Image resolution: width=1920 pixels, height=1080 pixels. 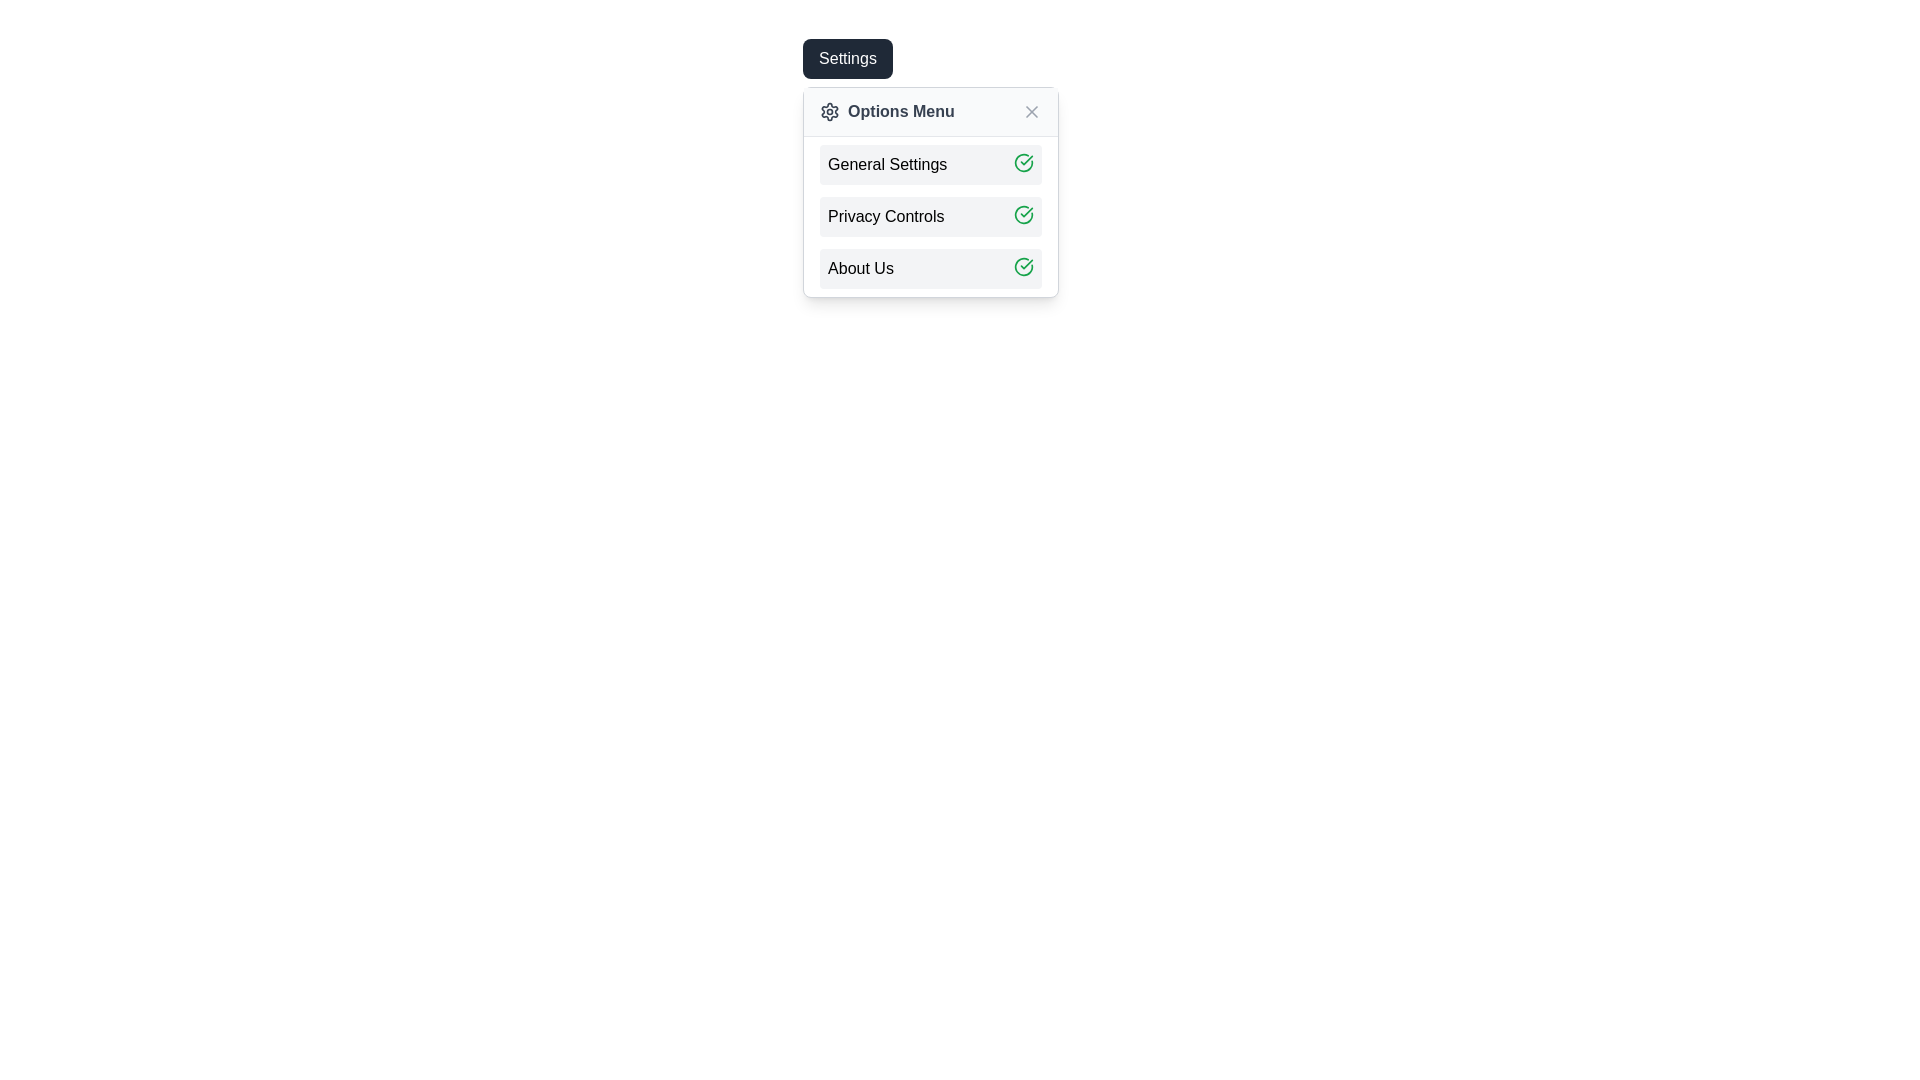 I want to click on the state of the status indicator icon located in the lower-right corner of the 'About Us' section, which indicates the selected or confirmed status of the menu item, so click(x=1024, y=265).